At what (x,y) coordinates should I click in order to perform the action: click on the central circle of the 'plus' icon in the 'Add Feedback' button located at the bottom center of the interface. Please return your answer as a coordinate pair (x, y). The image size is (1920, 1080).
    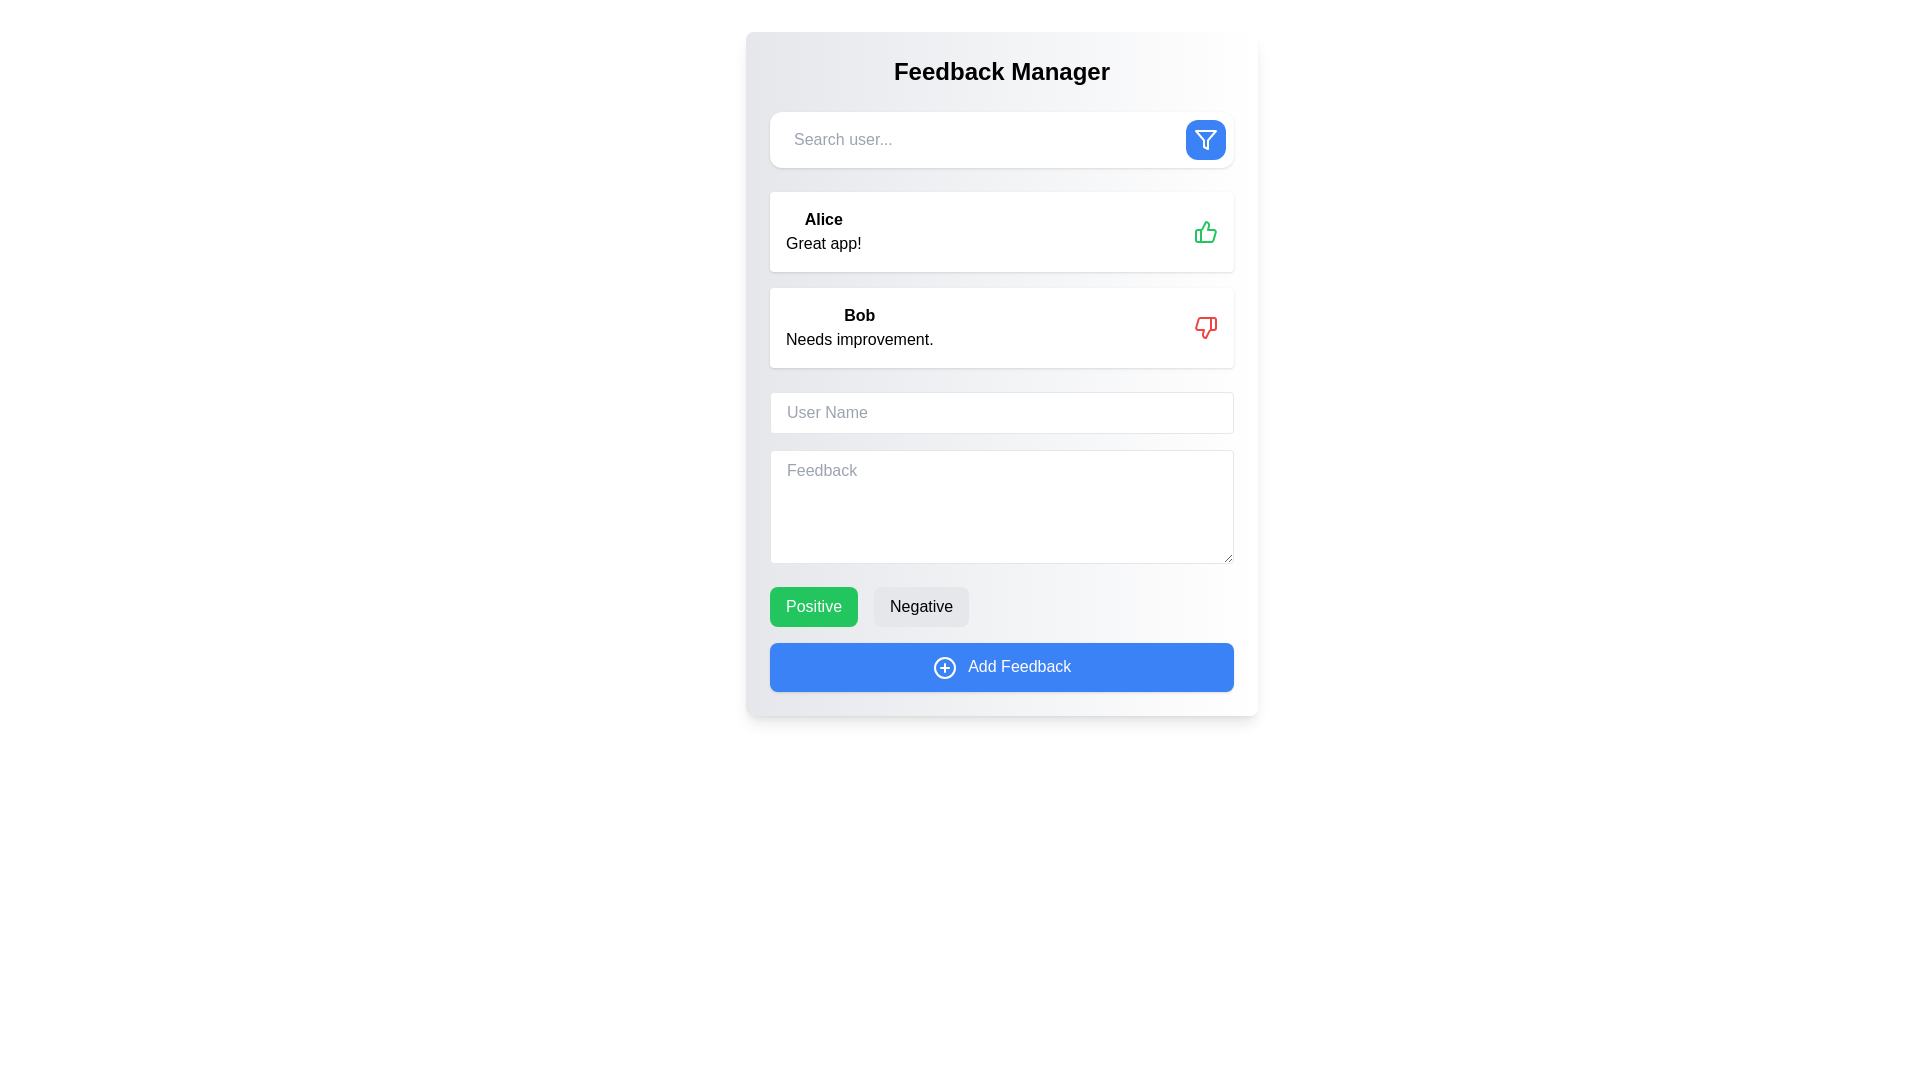
    Looking at the image, I should click on (943, 667).